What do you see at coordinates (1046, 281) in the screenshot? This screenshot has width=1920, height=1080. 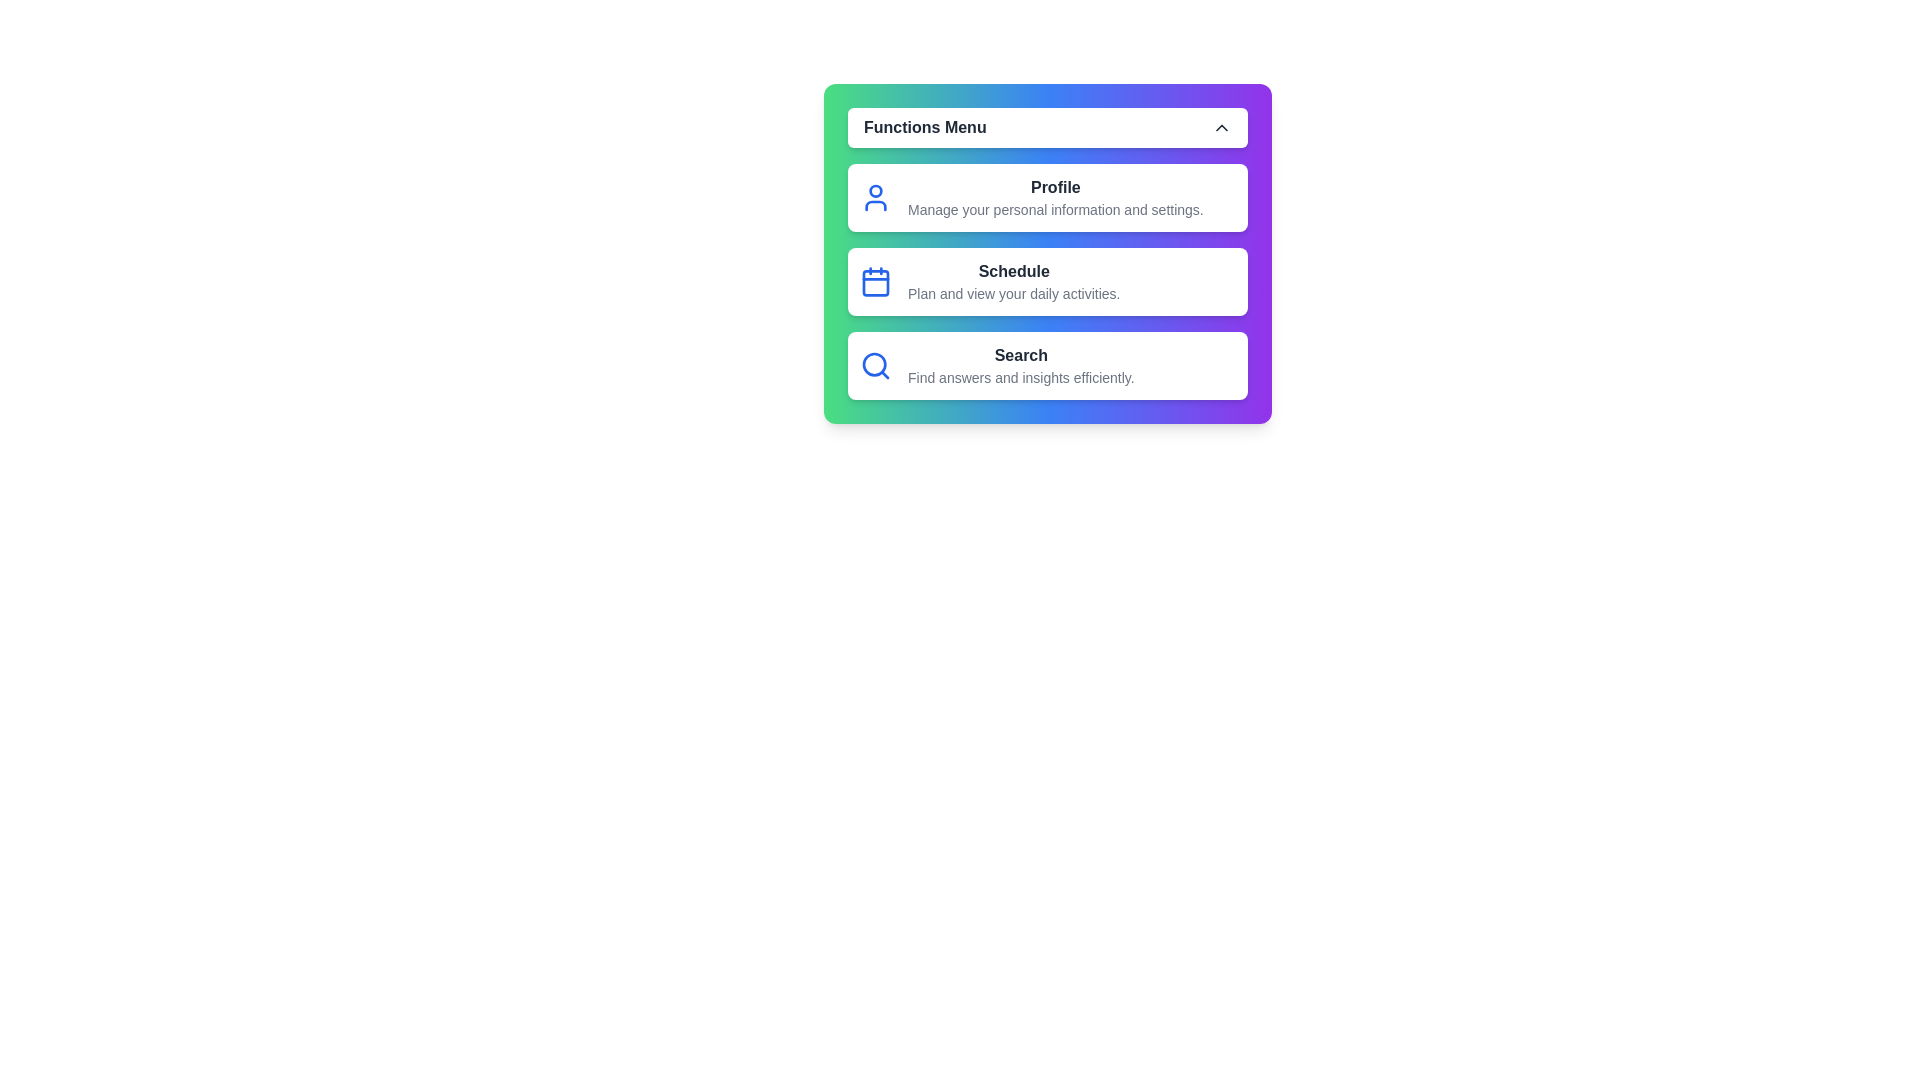 I see `the description of the menu item Schedule` at bounding box center [1046, 281].